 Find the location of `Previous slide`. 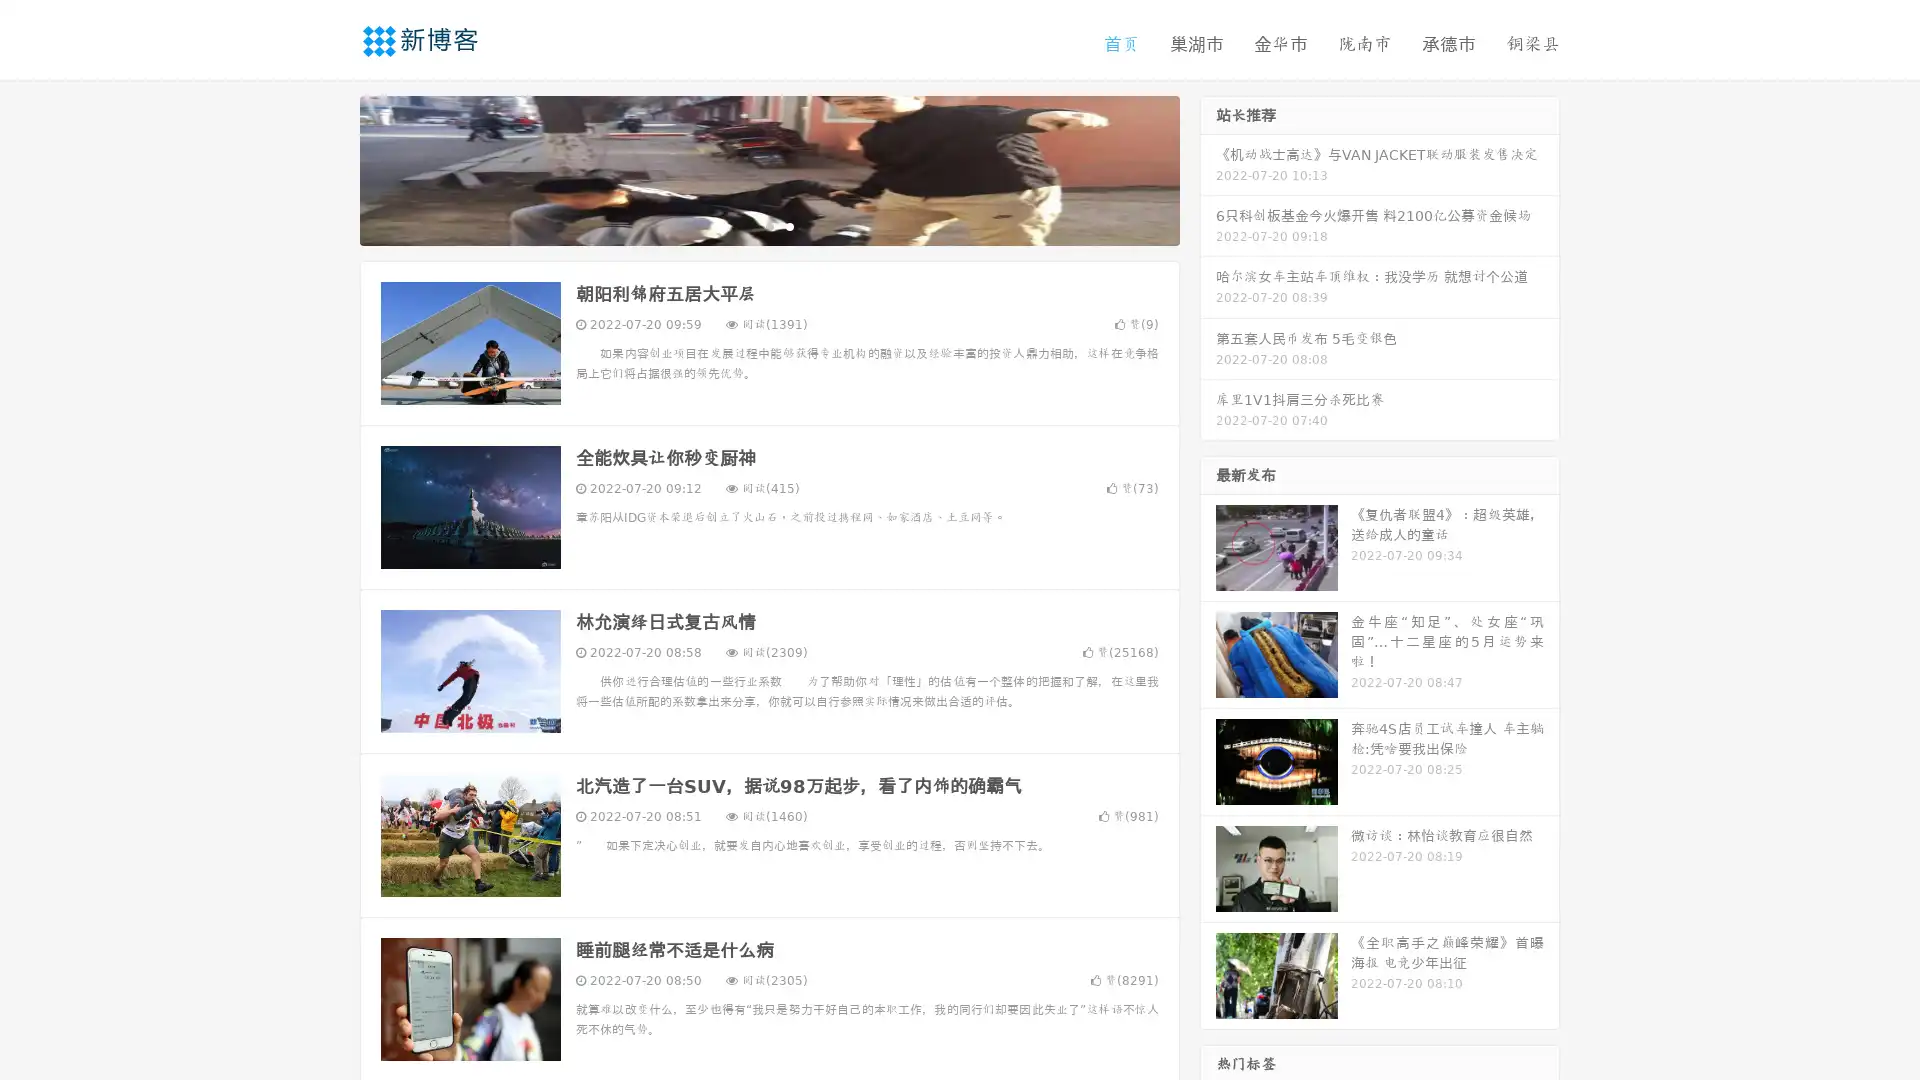

Previous slide is located at coordinates (330, 168).